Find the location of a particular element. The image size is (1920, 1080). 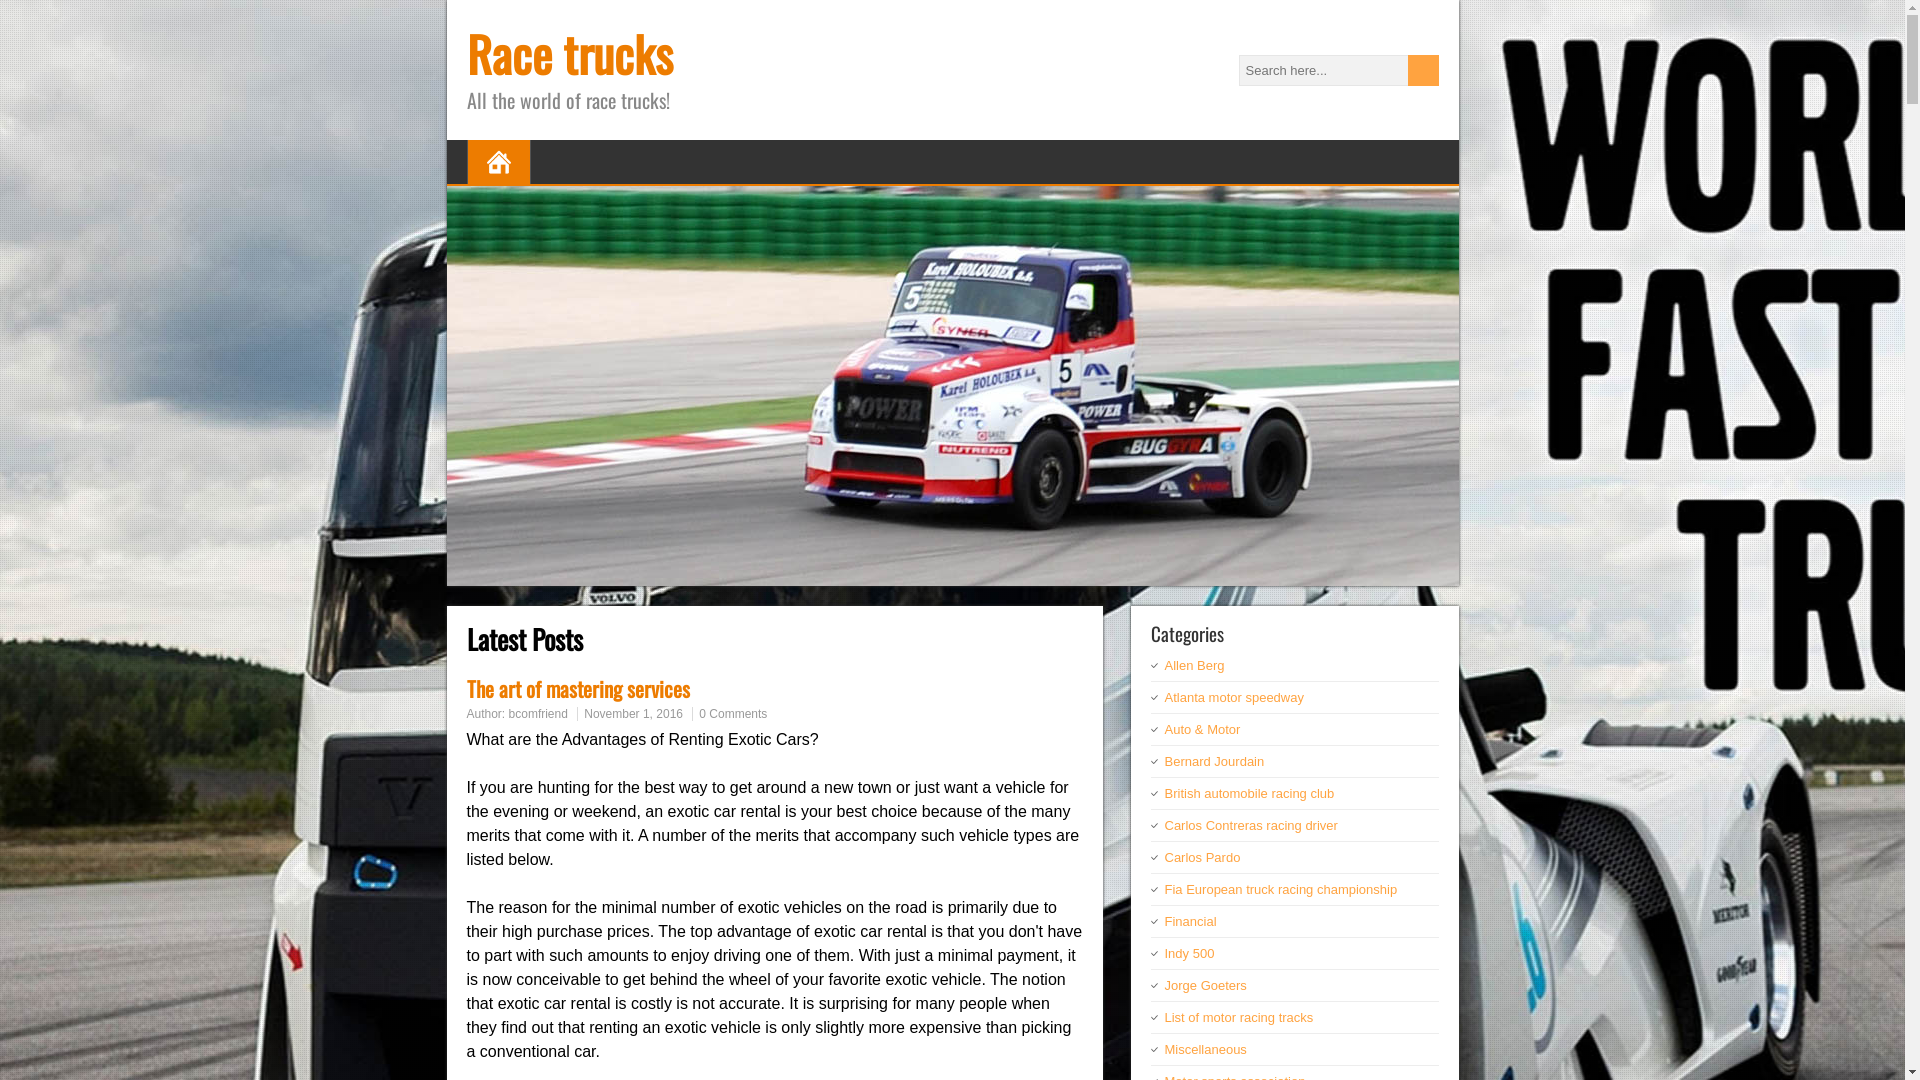

'Fia European truck racing championship' is located at coordinates (1280, 888).